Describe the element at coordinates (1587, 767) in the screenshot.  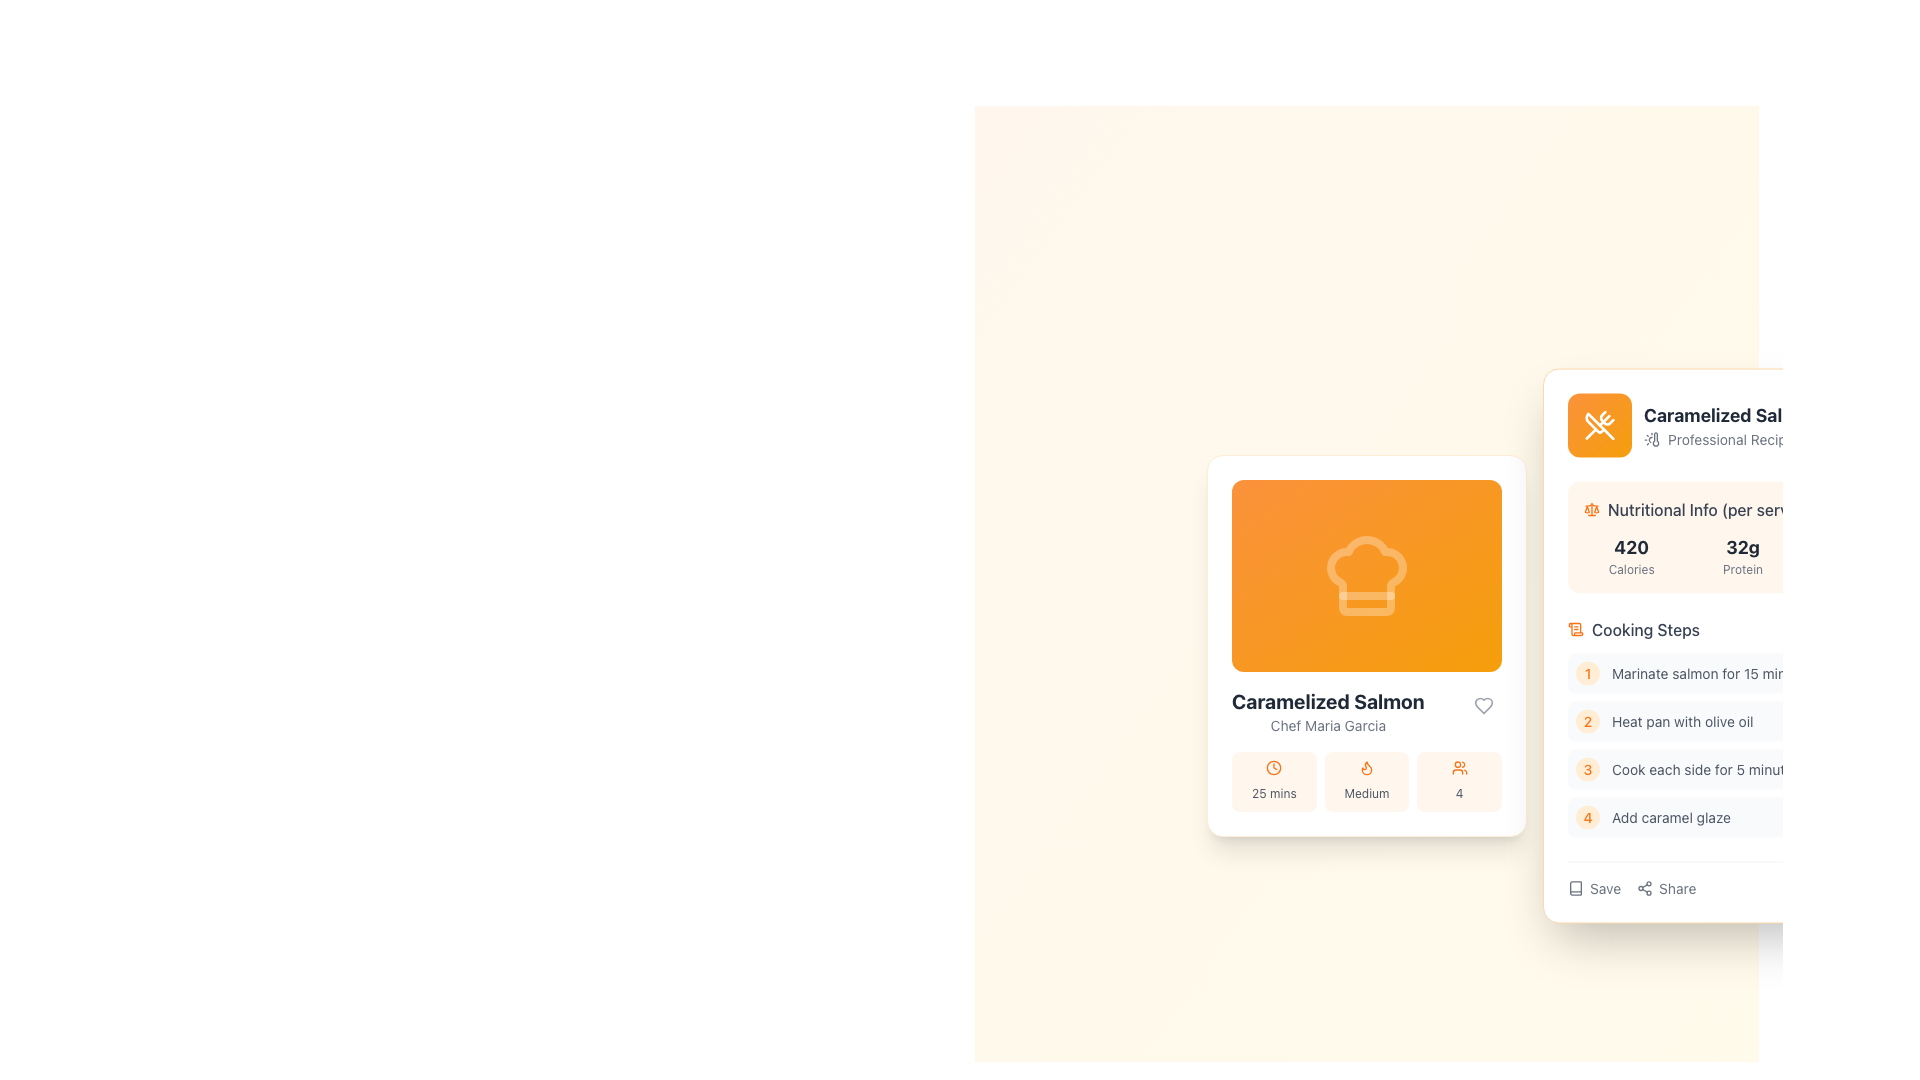
I see `the Badge element that serves as a step indicator for step 3 of the cooking instruction, which visually represents the order of the step and is positioned before the step description 'Cook each side for 5 minutes'` at that location.